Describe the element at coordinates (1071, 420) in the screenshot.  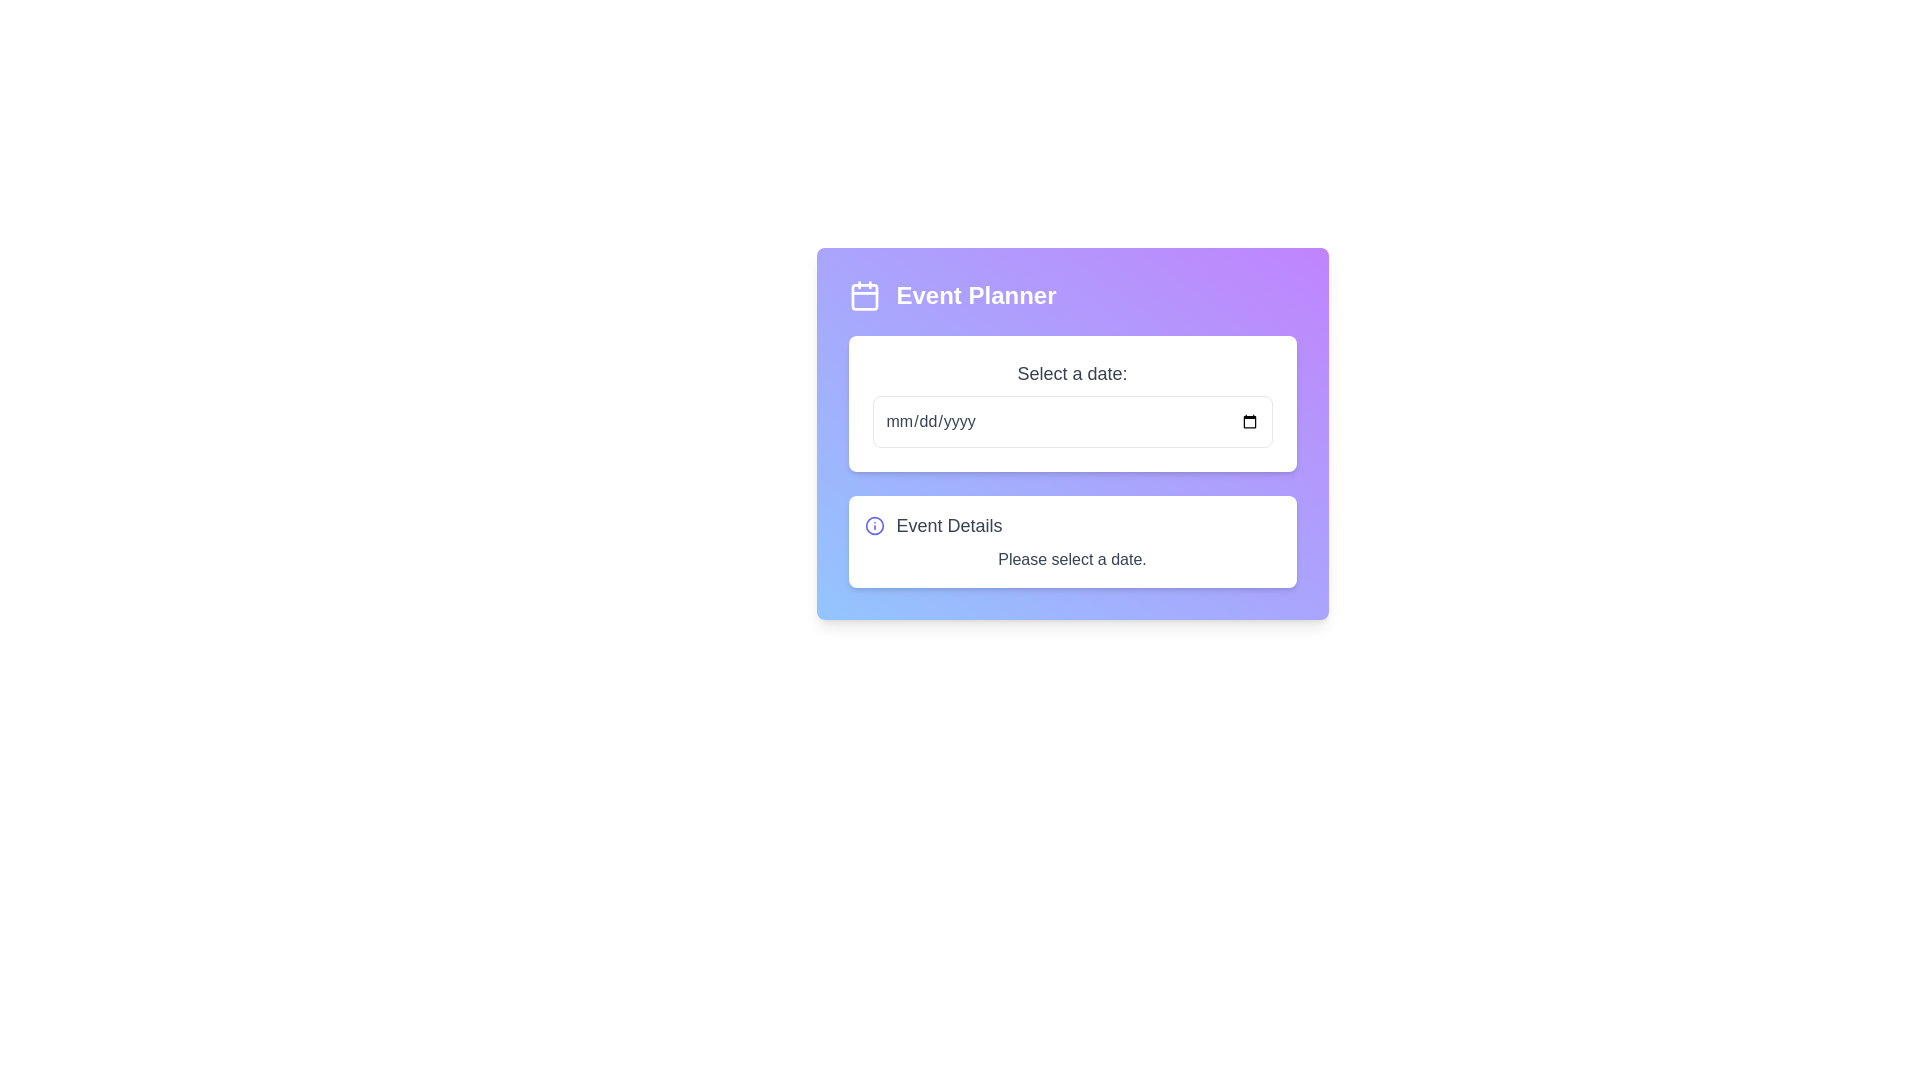
I see `the Date Input Field styled with a light gray border and rounded corners to focus the field` at that location.